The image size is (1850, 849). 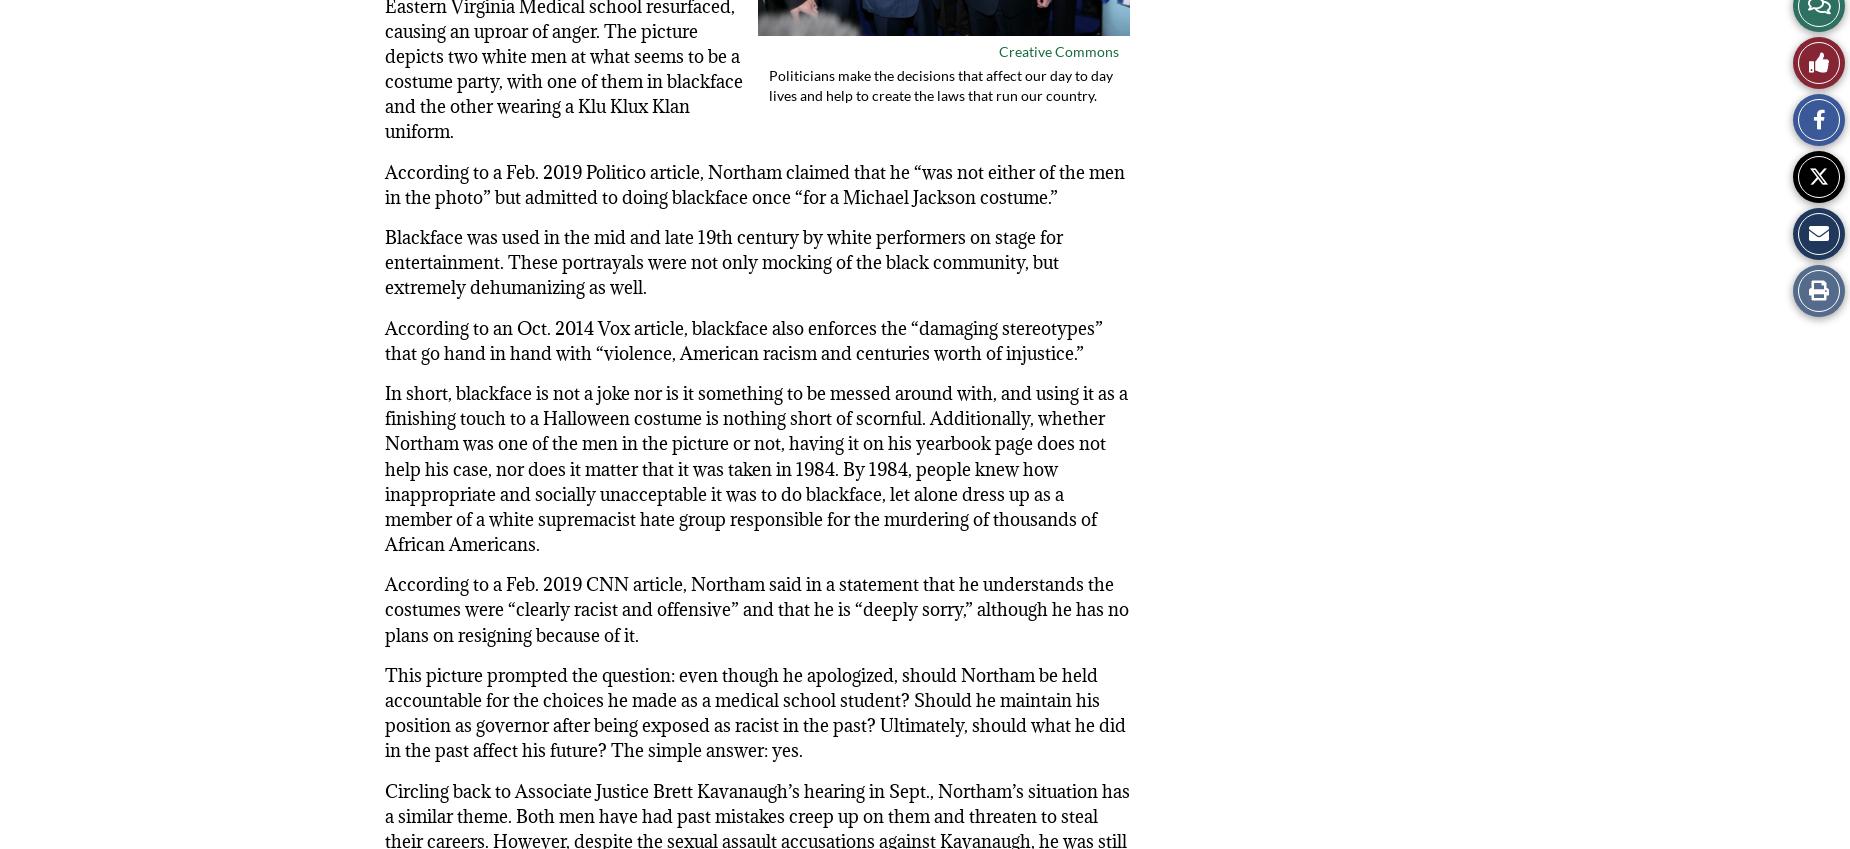 I want to click on 'Oct 26 / Varsity Girls Volleyball', so click(x=1313, y=9).